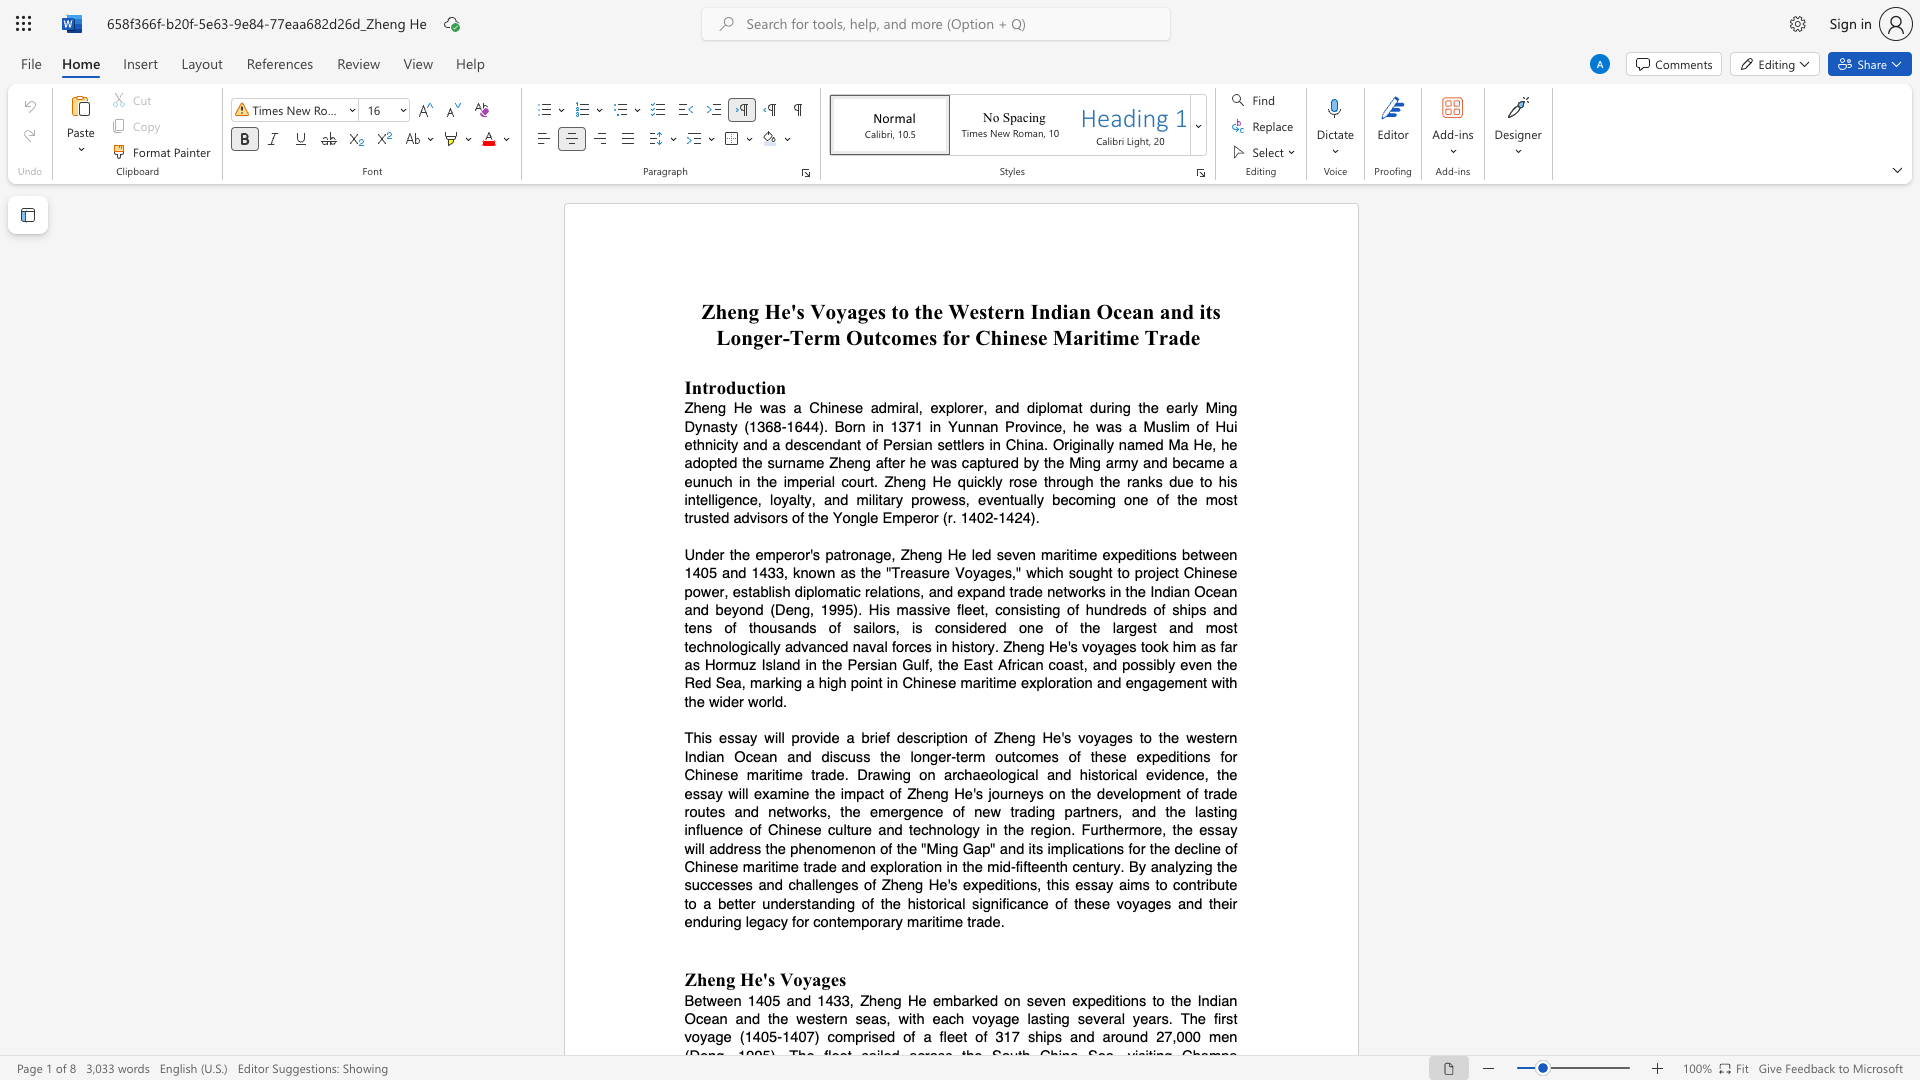 This screenshot has width=1920, height=1080. I want to click on the subset text "g influence of Chinese culture and technology in the region. Furthermore, the essay will address the phenomenon of the" within the text "This essay will provide a brief description of Zheng He", so click(1228, 811).